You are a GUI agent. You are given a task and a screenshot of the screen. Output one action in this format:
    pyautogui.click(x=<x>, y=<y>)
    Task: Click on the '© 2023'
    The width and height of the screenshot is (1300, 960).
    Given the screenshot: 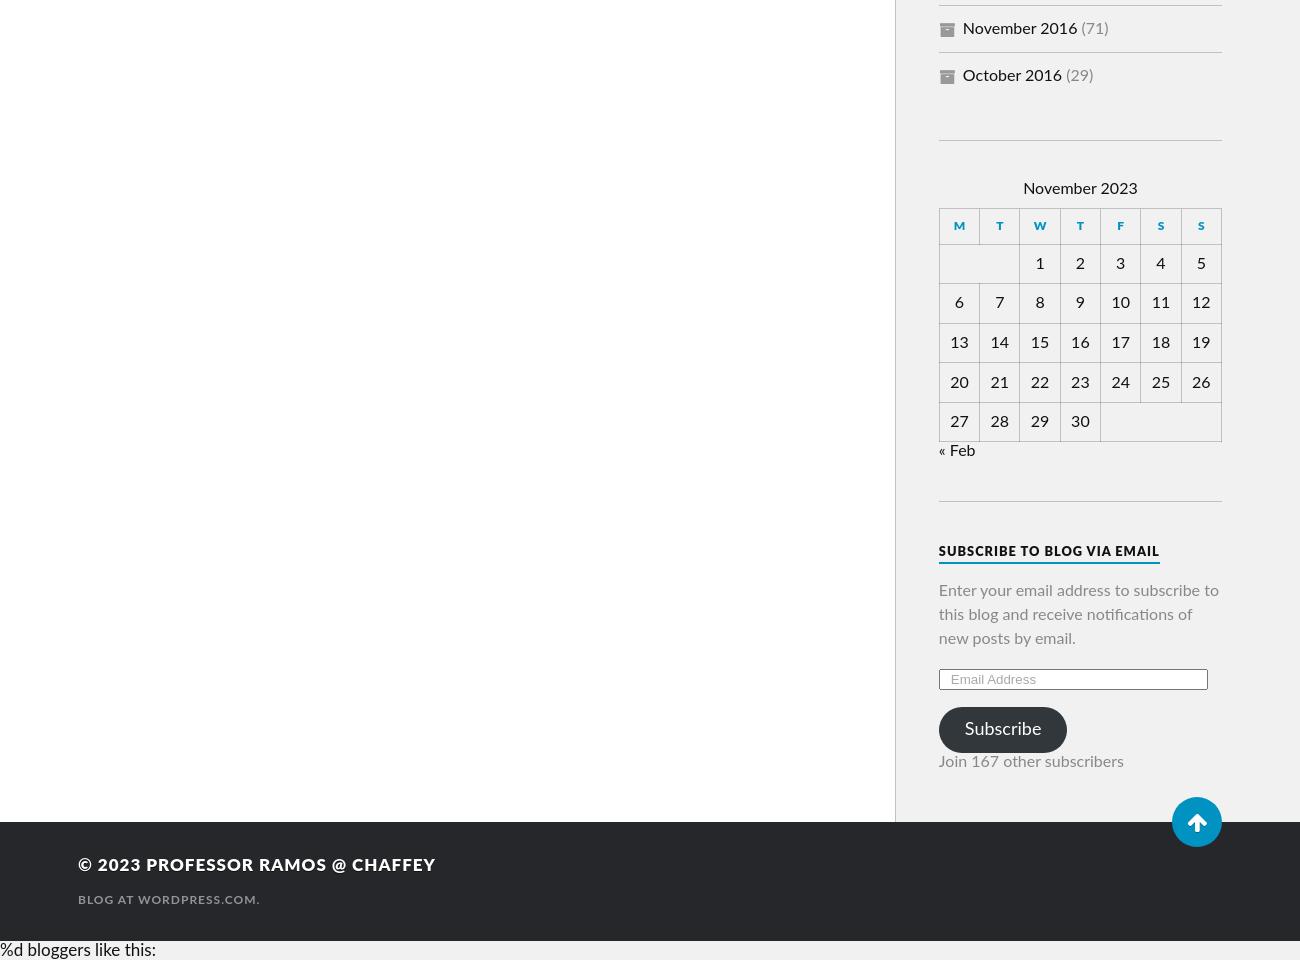 What is the action you would take?
    pyautogui.click(x=78, y=864)
    